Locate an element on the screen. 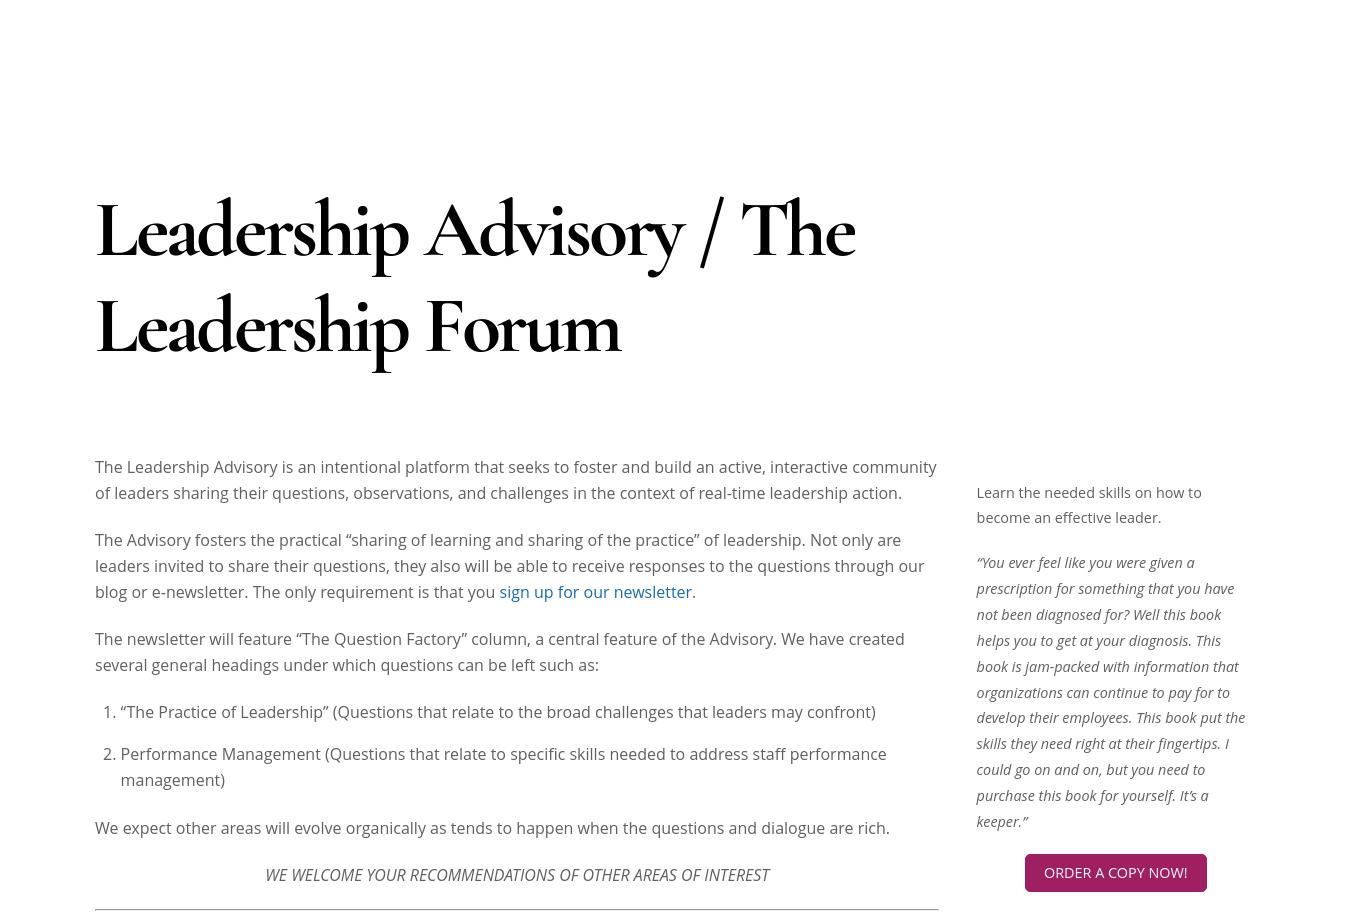 The width and height of the screenshot is (1350, 912). ': Reserve A Private Session' is located at coordinates (1160, 459).